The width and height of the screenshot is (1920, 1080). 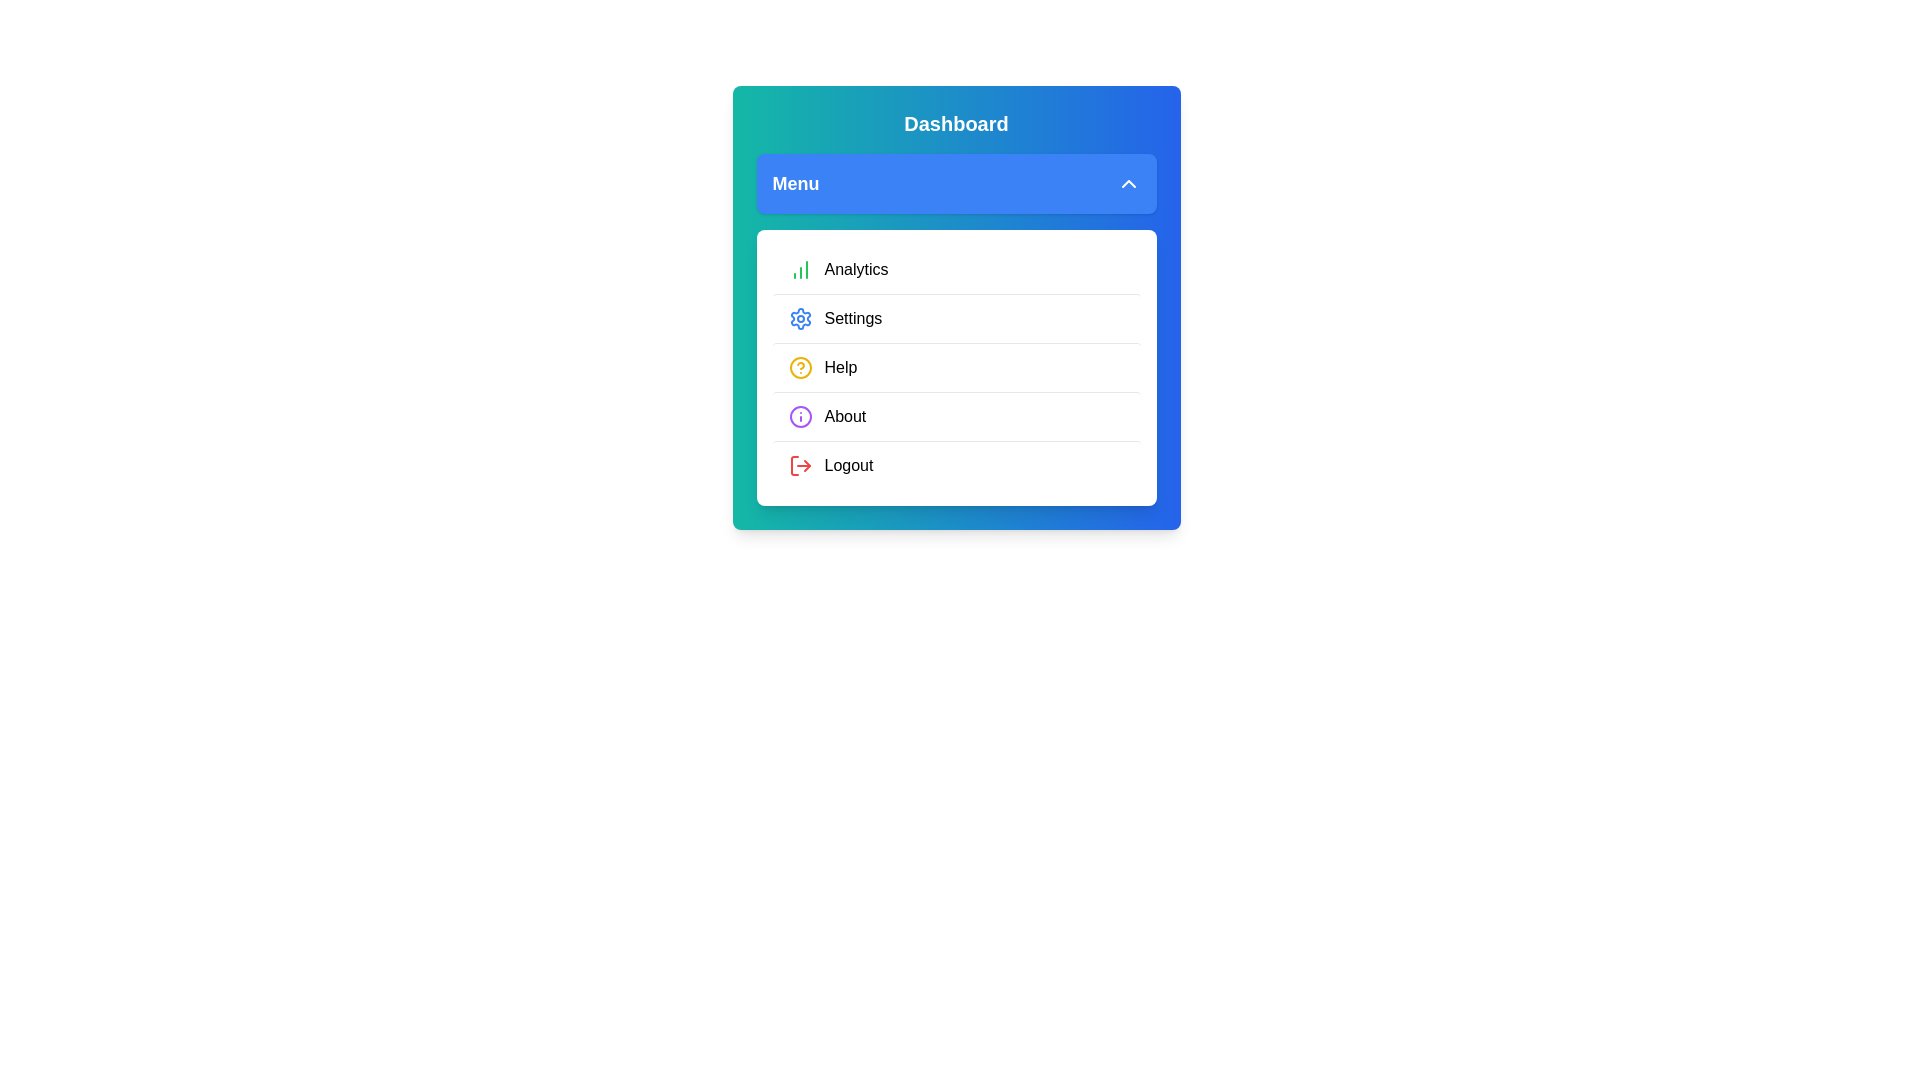 What do you see at coordinates (800, 367) in the screenshot?
I see `the circular part of the 'Help' menu icon in the SVG graphic` at bounding box center [800, 367].